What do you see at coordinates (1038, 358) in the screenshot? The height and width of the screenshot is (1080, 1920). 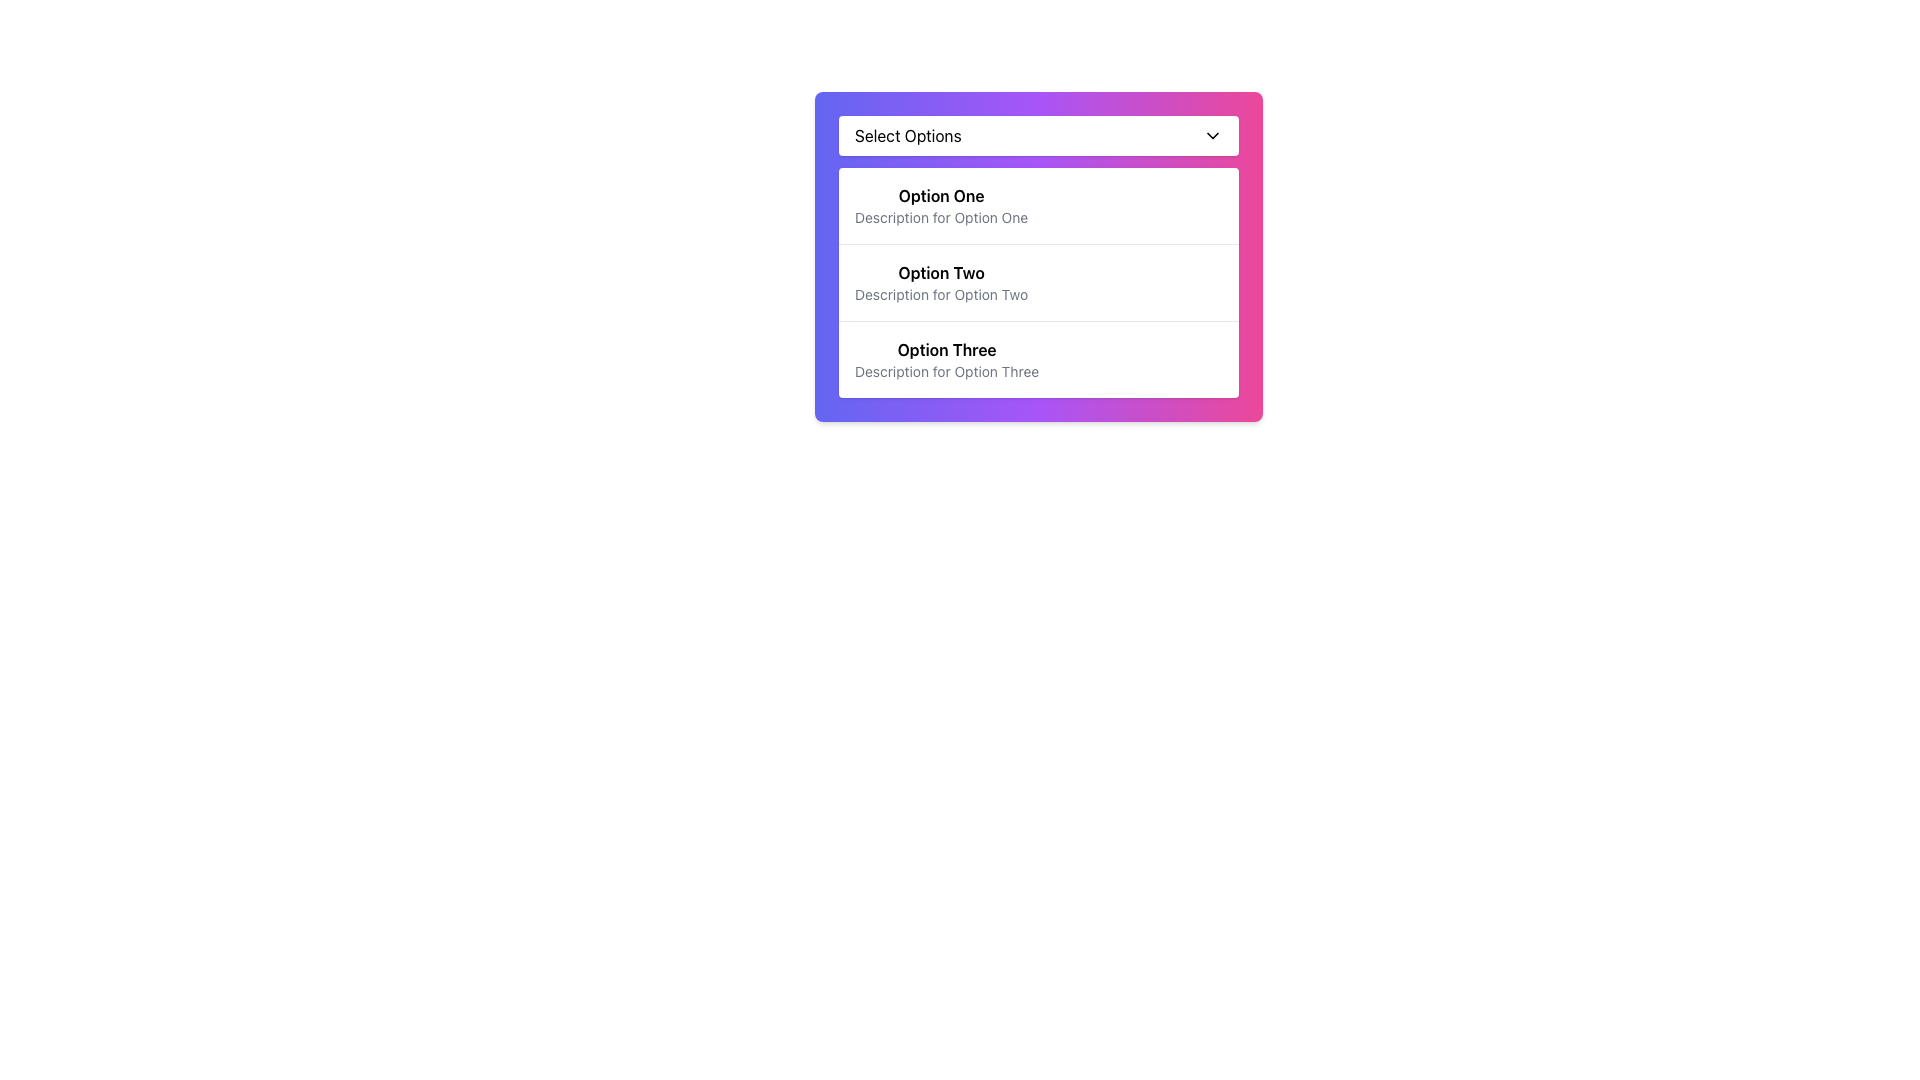 I see `the third selectable option in the dropdown menu` at bounding box center [1038, 358].